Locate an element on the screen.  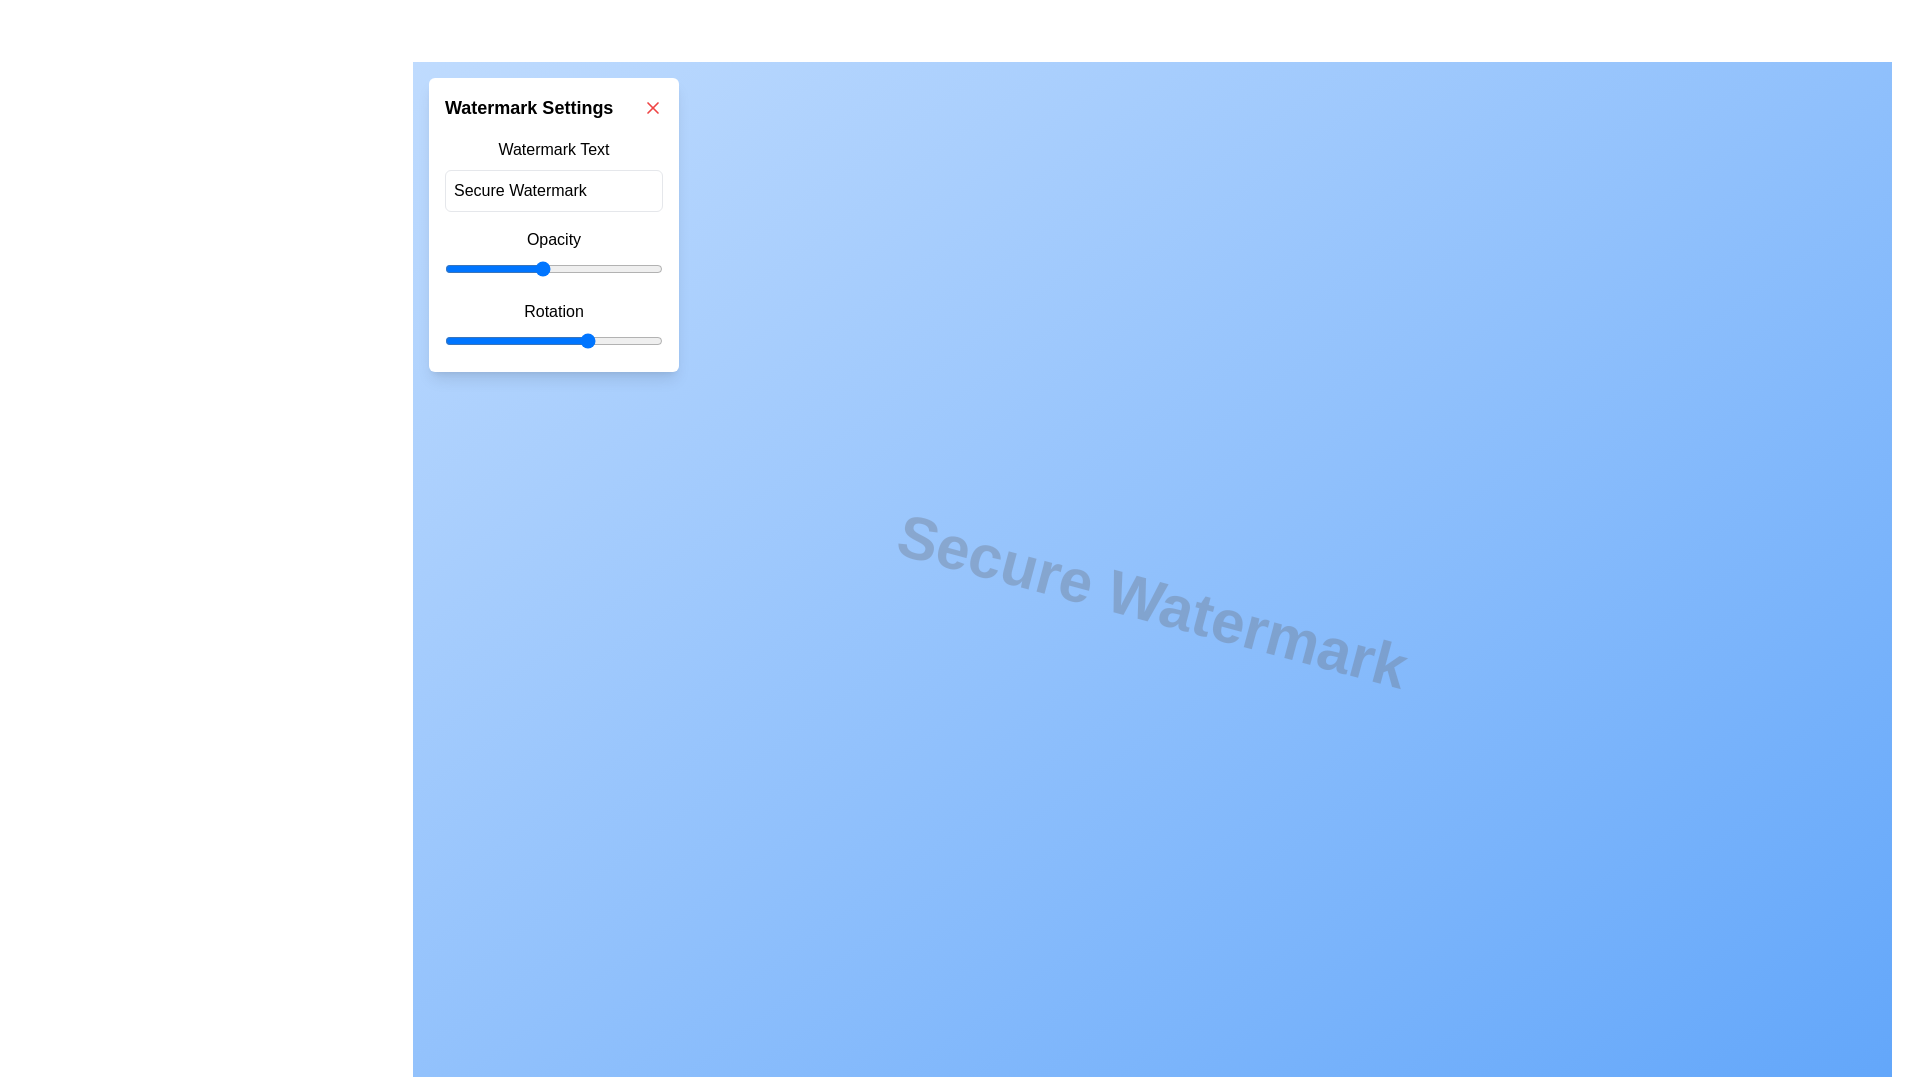
the Text Label that serves as a contextual description for the input field labeled 'Secure Watermark' in the settings popup is located at coordinates (553, 149).